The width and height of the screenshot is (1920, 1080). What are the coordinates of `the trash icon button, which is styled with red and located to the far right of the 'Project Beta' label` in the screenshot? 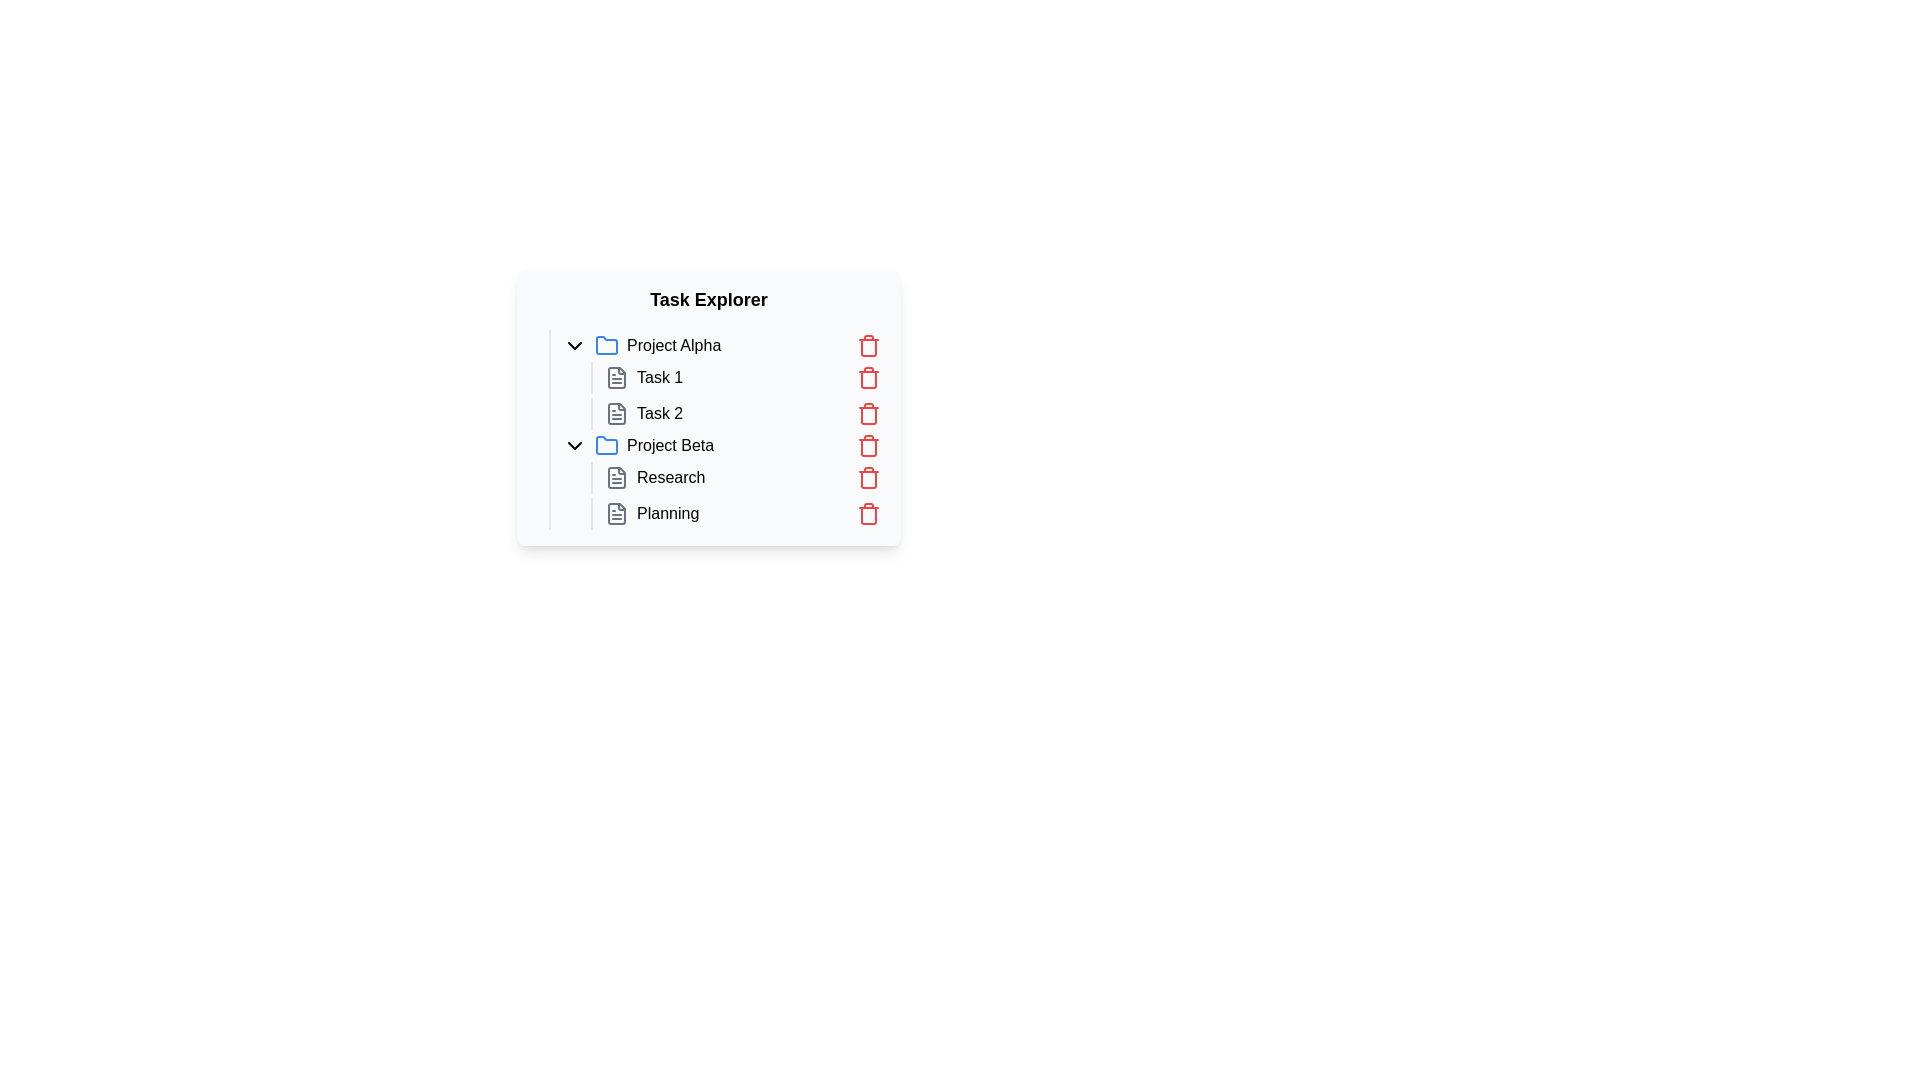 It's located at (868, 445).